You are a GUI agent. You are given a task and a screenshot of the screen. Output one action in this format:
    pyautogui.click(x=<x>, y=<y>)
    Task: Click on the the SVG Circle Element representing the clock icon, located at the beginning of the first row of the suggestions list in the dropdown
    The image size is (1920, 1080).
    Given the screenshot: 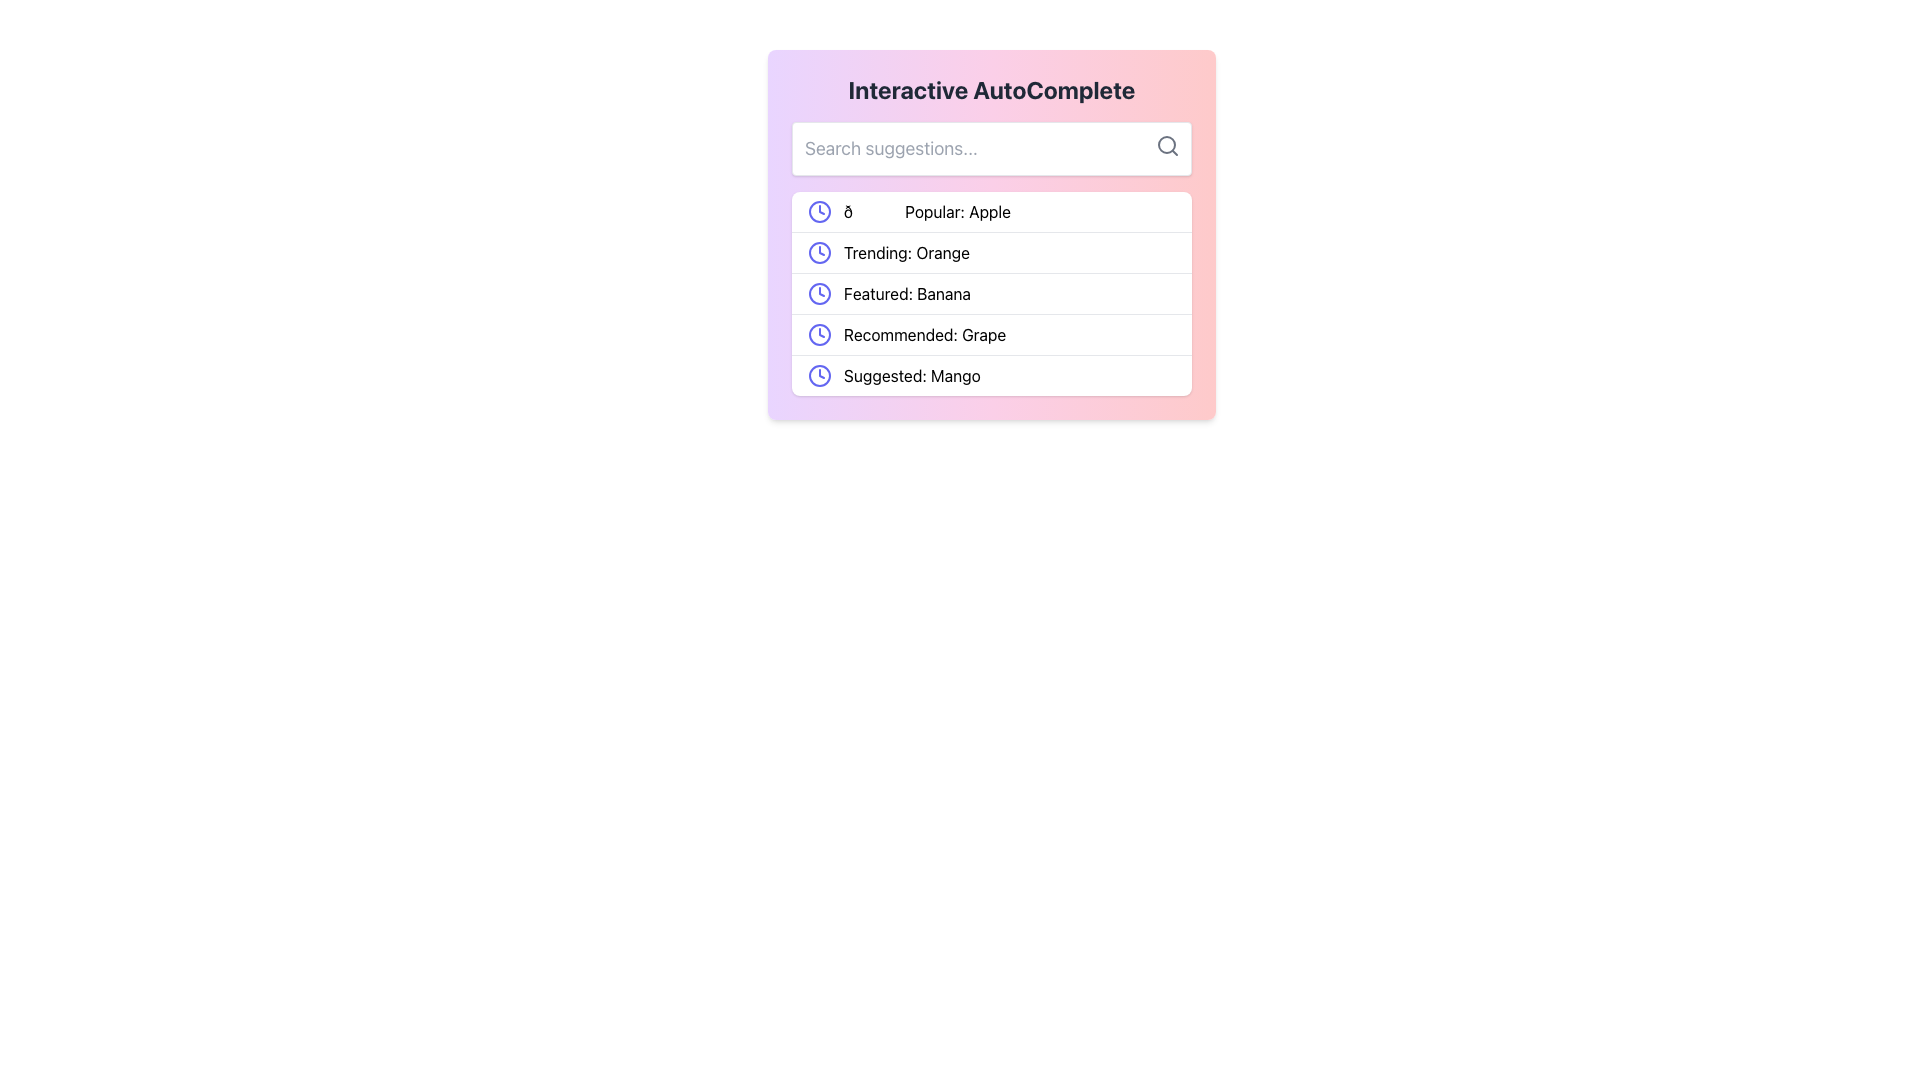 What is the action you would take?
    pyautogui.click(x=820, y=212)
    